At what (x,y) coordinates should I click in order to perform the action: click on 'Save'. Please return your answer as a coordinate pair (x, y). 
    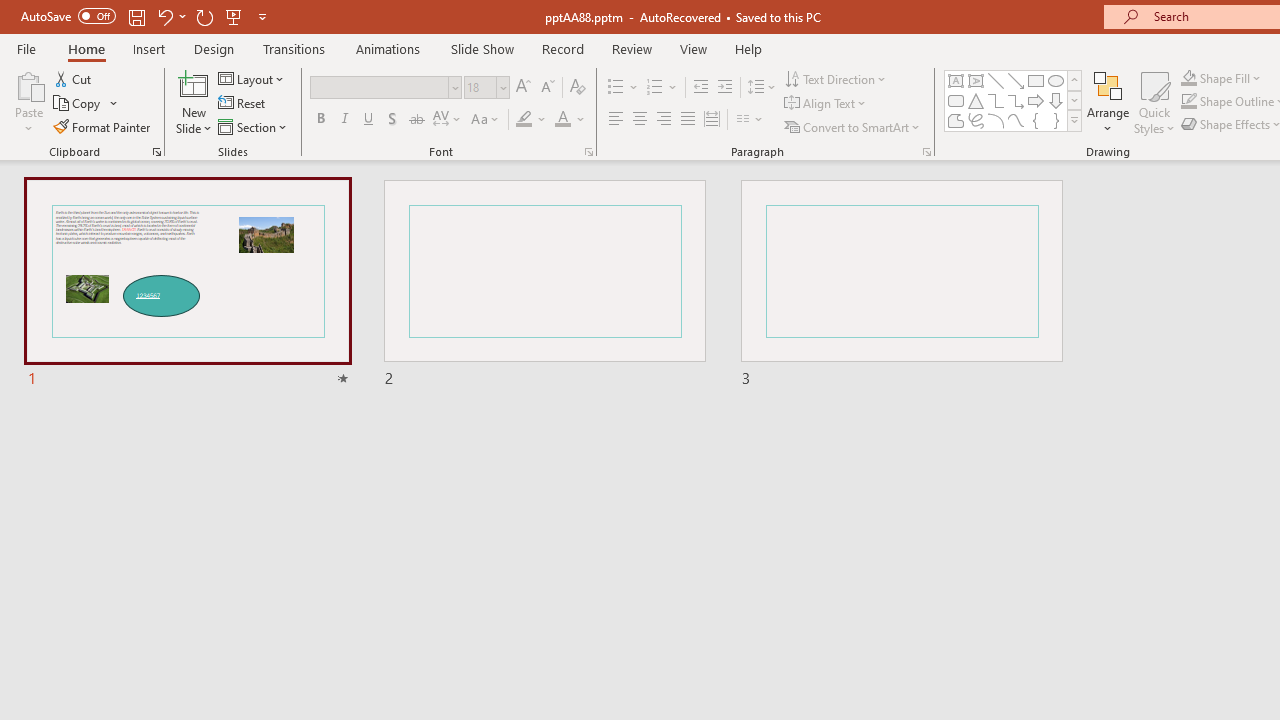
    Looking at the image, I should click on (135, 16).